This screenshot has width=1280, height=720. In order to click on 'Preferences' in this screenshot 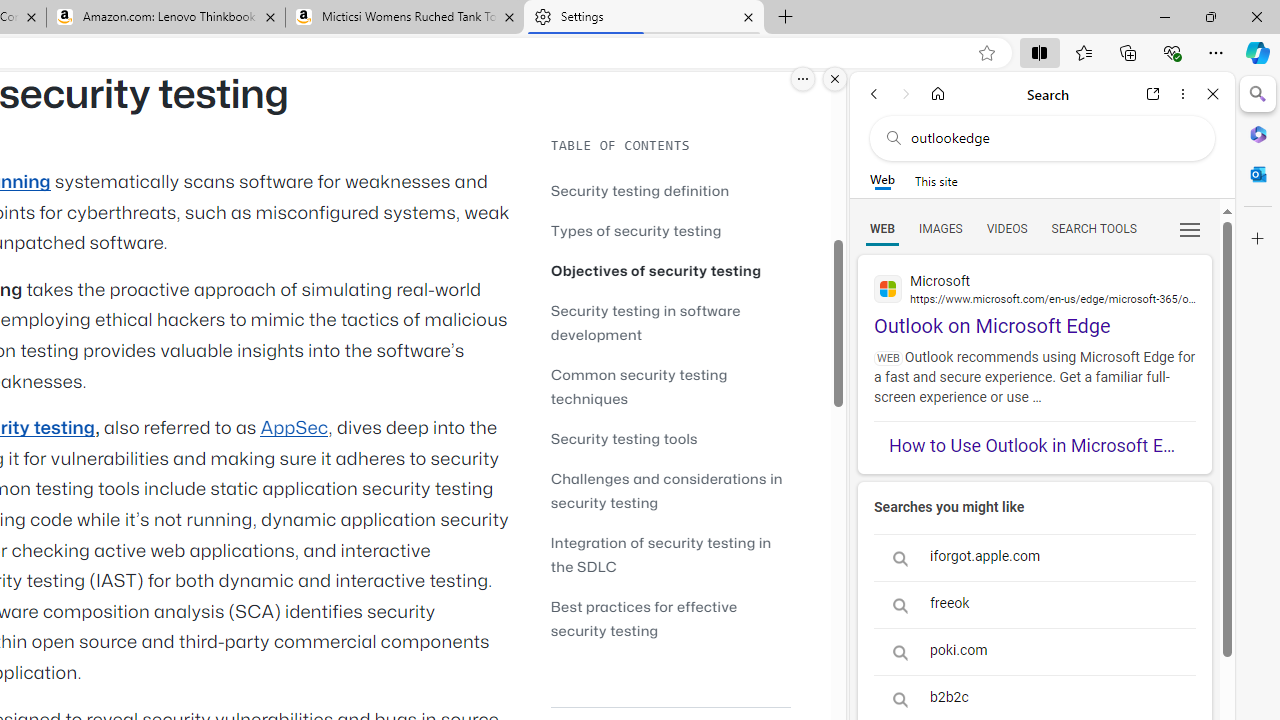, I will do `click(1189, 227)`.